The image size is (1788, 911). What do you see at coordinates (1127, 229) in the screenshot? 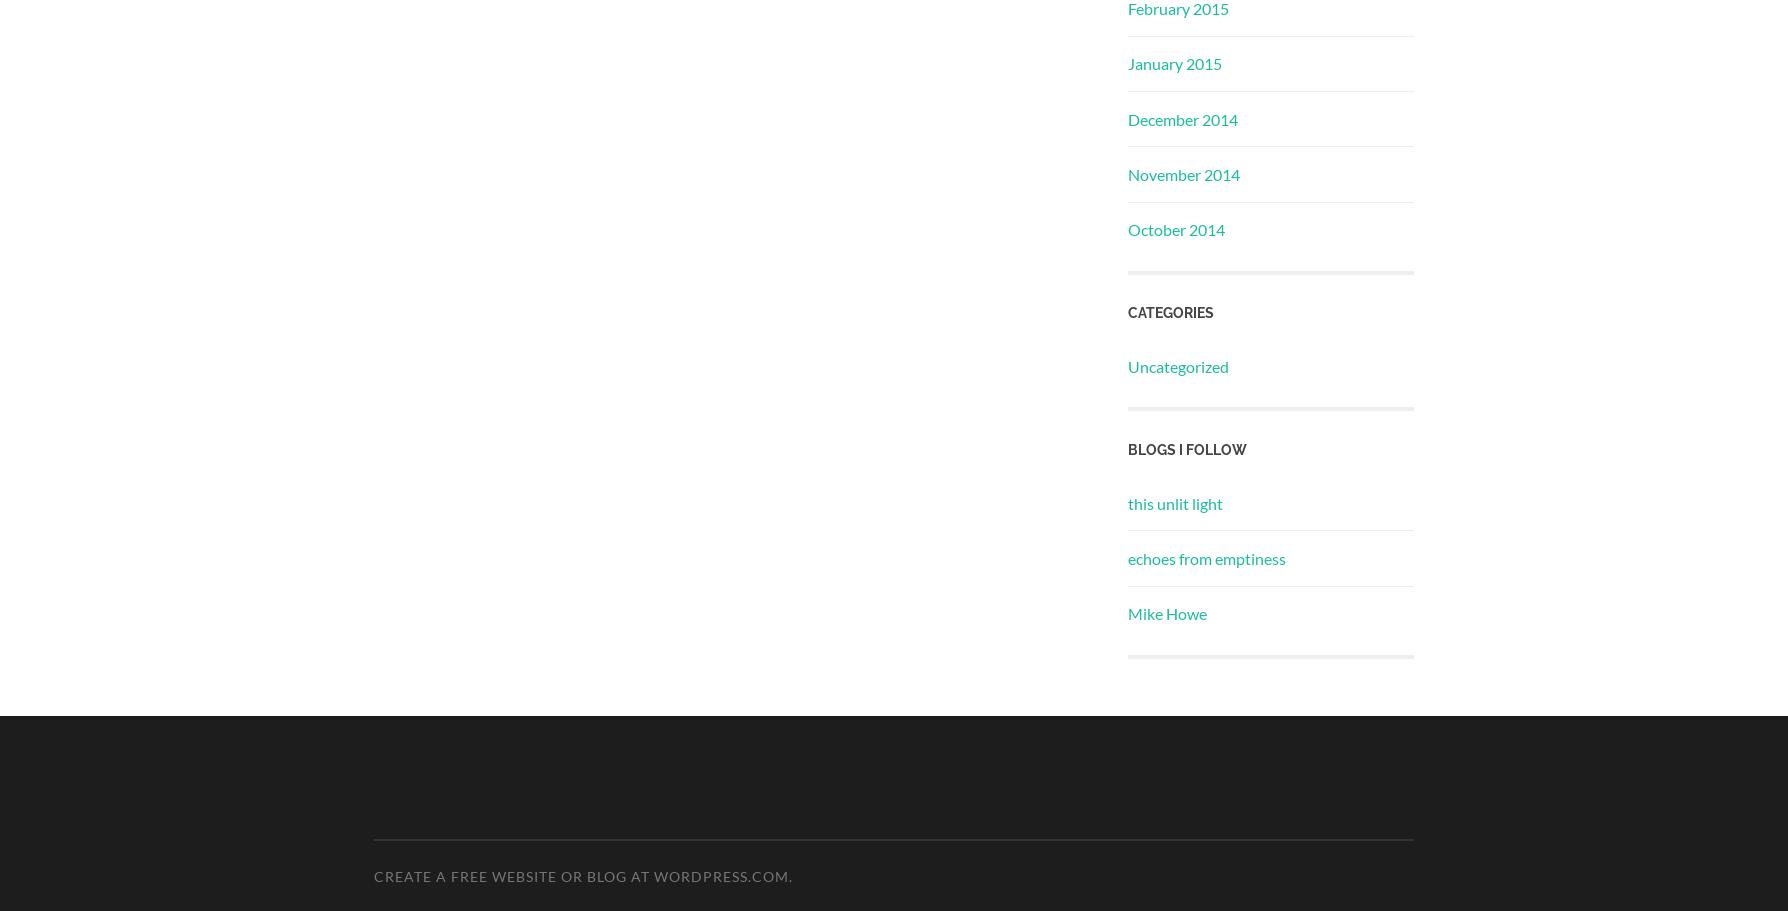
I see `'October 2014'` at bounding box center [1127, 229].